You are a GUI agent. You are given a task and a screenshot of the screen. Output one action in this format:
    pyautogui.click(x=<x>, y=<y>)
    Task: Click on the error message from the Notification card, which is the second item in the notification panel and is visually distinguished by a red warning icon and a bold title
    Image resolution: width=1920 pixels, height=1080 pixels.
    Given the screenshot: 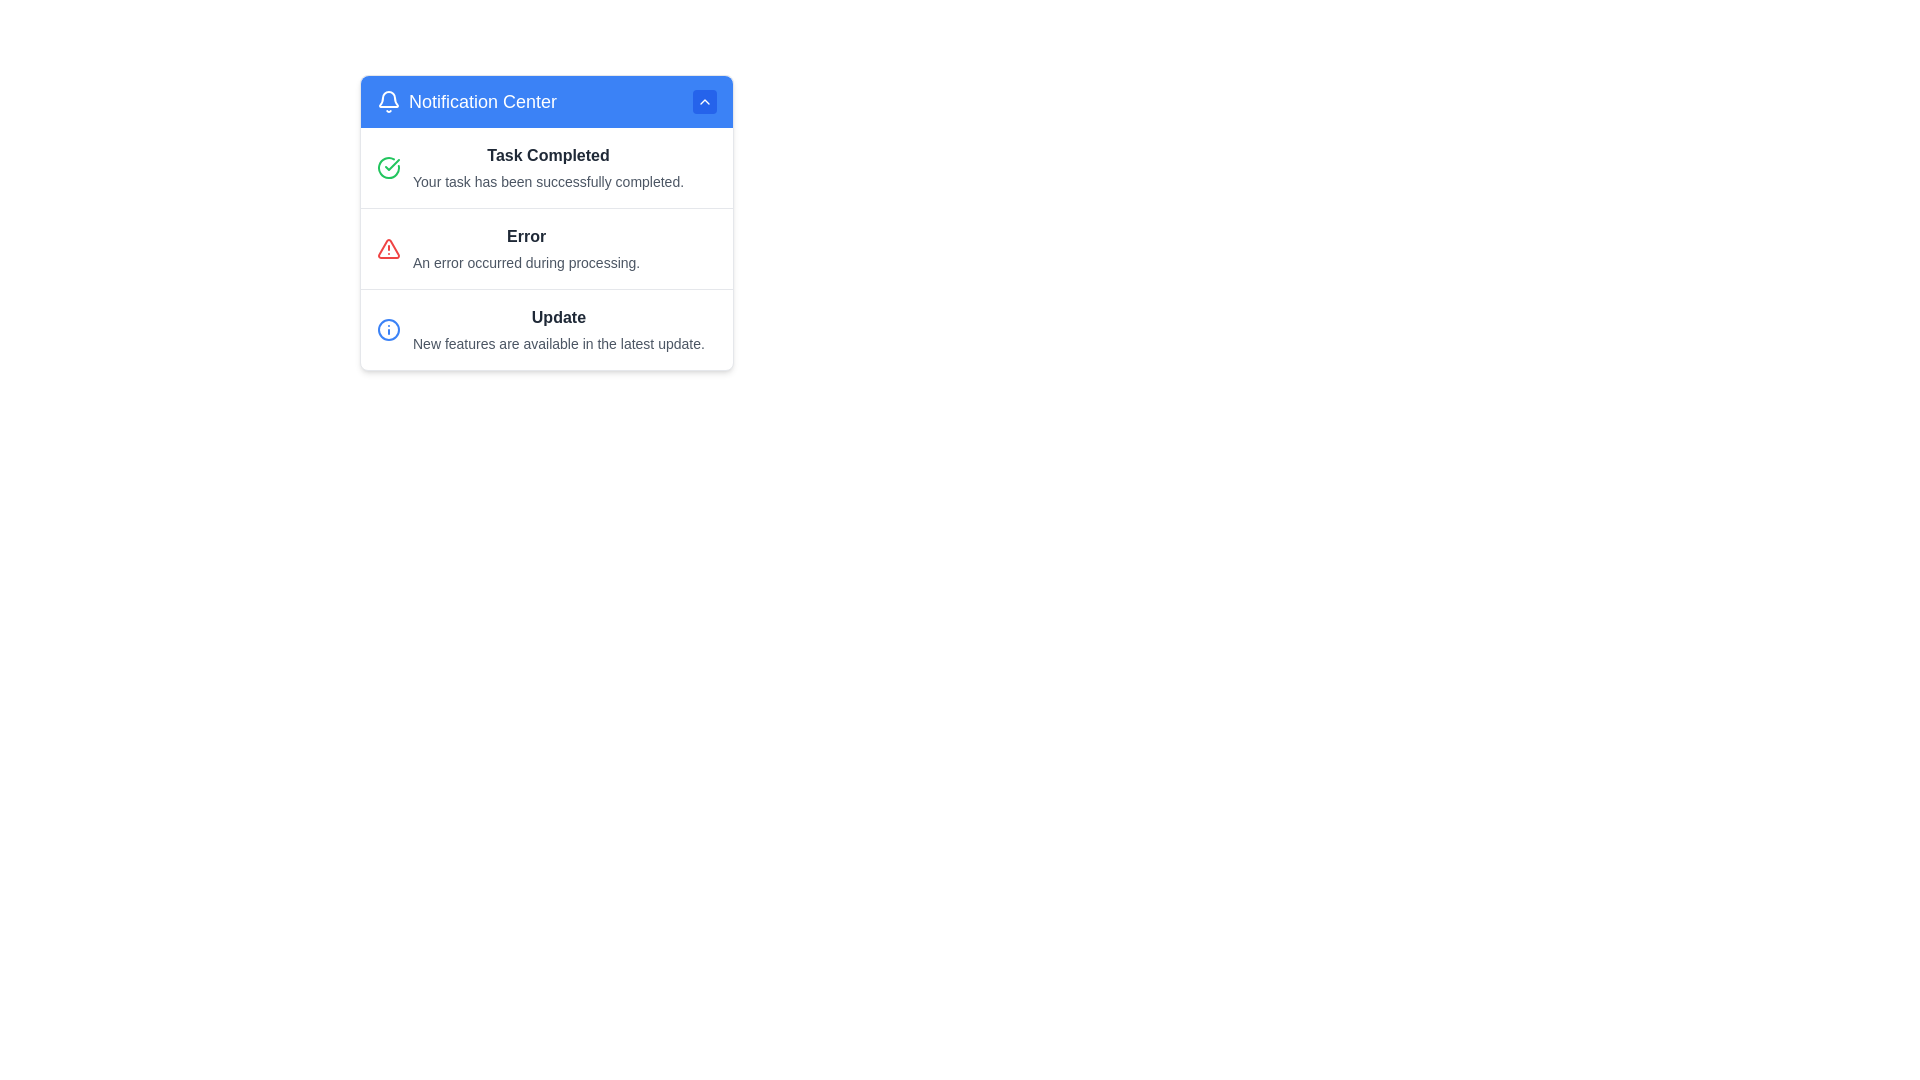 What is the action you would take?
    pyautogui.click(x=547, y=247)
    